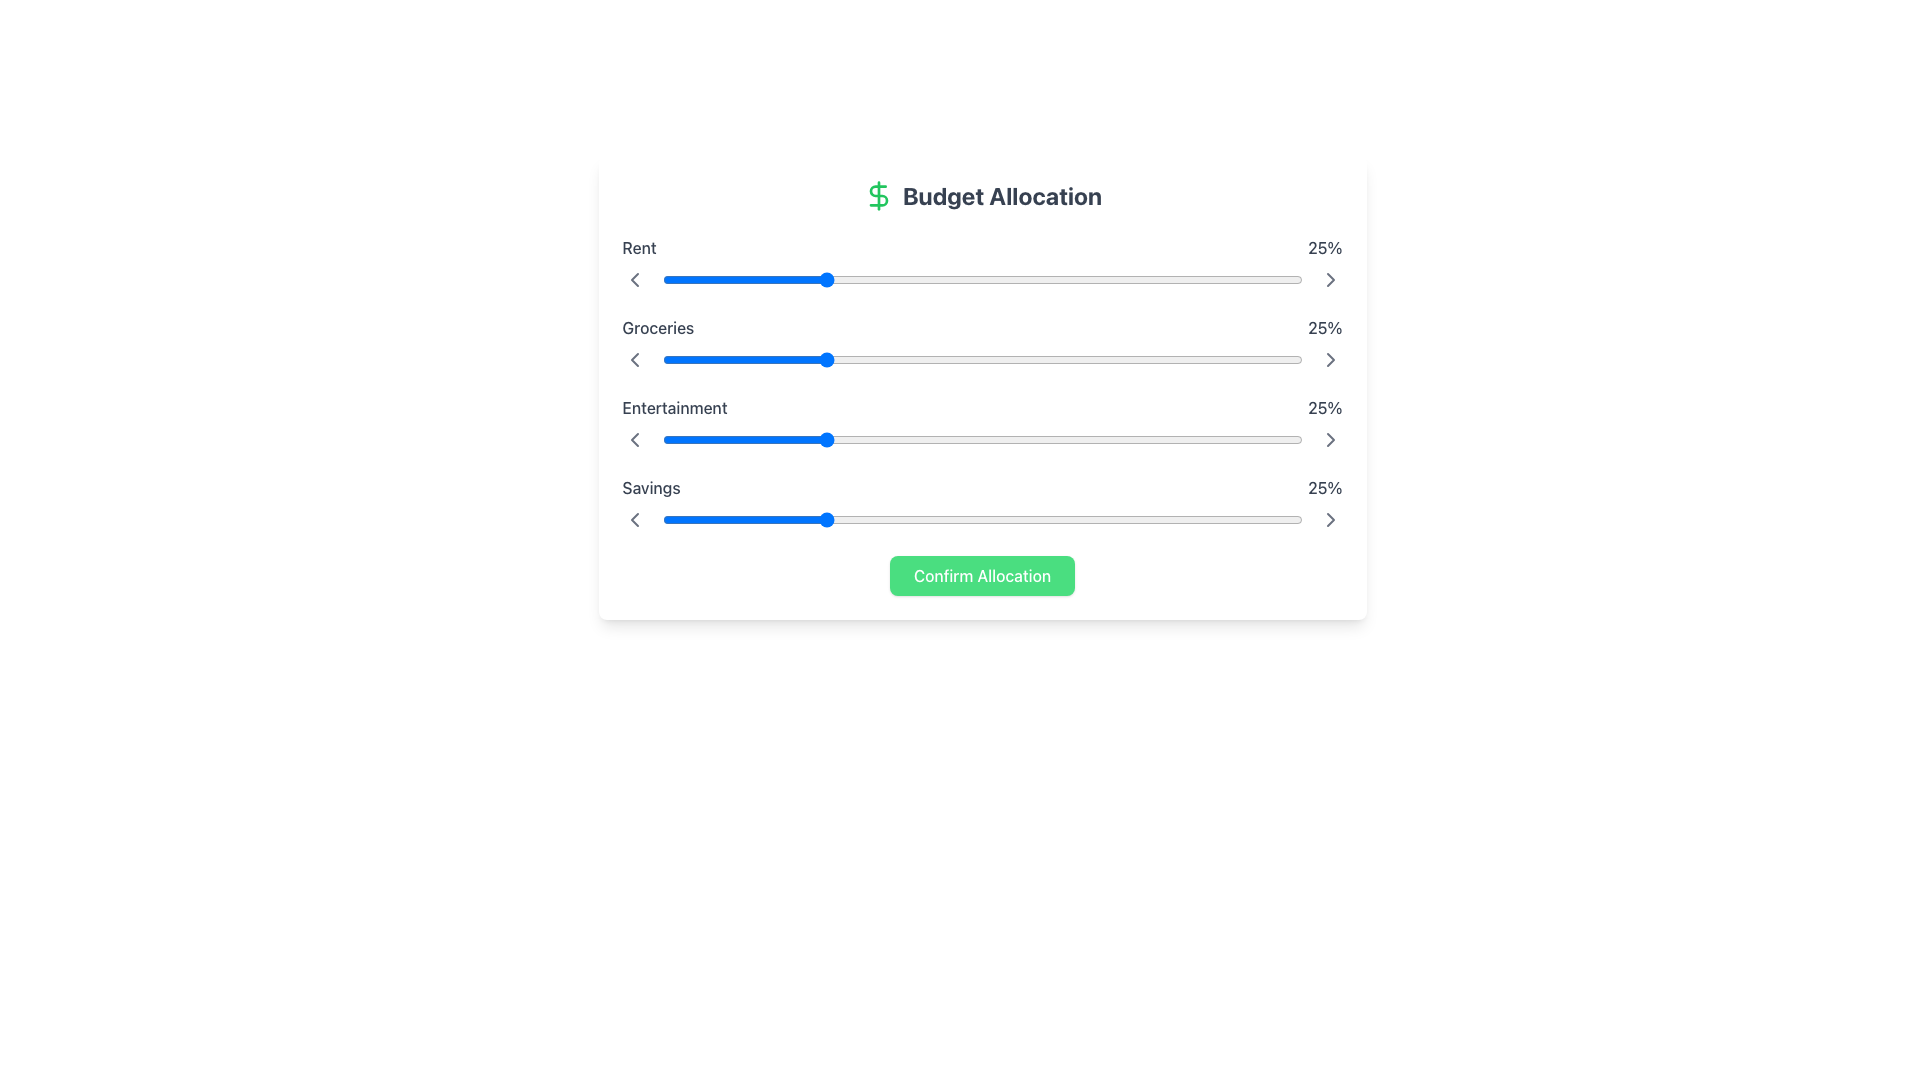 The height and width of the screenshot is (1080, 1920). What do you see at coordinates (751, 358) in the screenshot?
I see `the slider value` at bounding box center [751, 358].